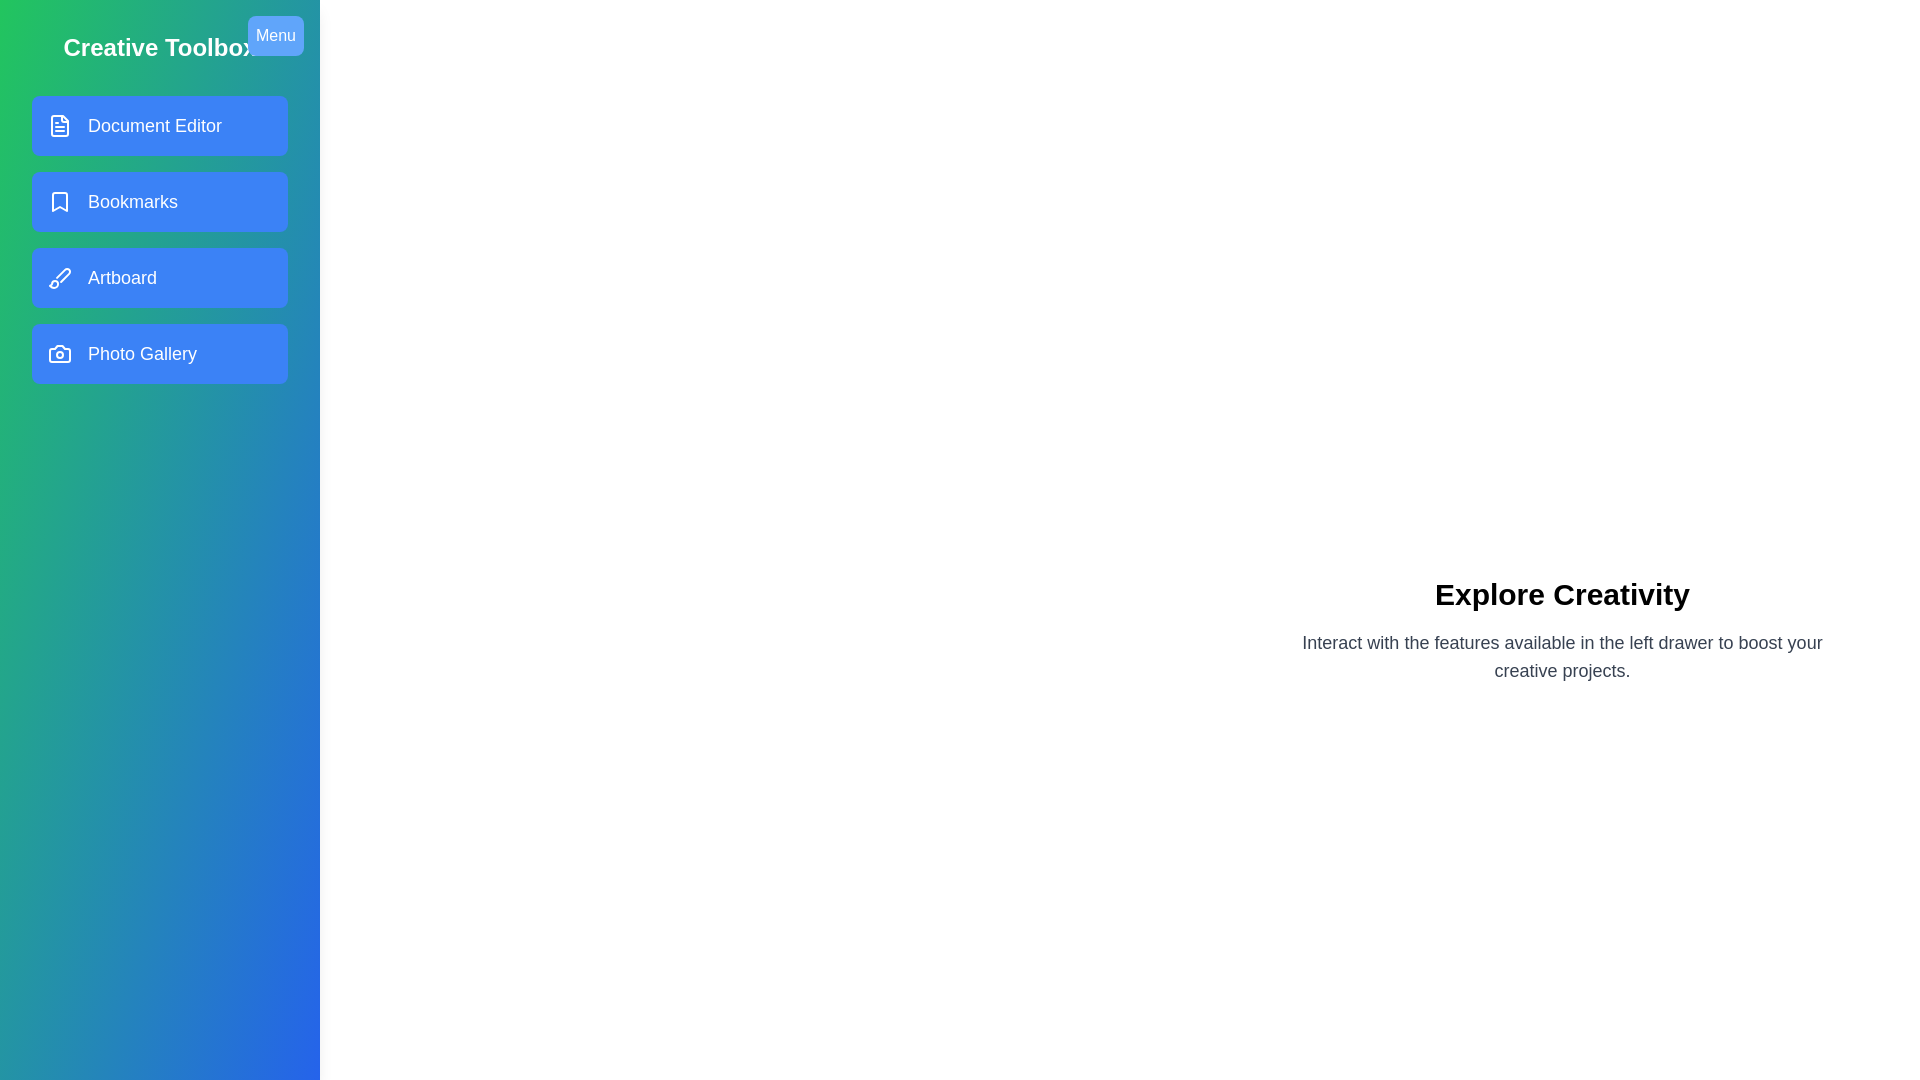  Describe the element at coordinates (274, 35) in the screenshot. I see `menu button to toggle the drawer visibility` at that location.